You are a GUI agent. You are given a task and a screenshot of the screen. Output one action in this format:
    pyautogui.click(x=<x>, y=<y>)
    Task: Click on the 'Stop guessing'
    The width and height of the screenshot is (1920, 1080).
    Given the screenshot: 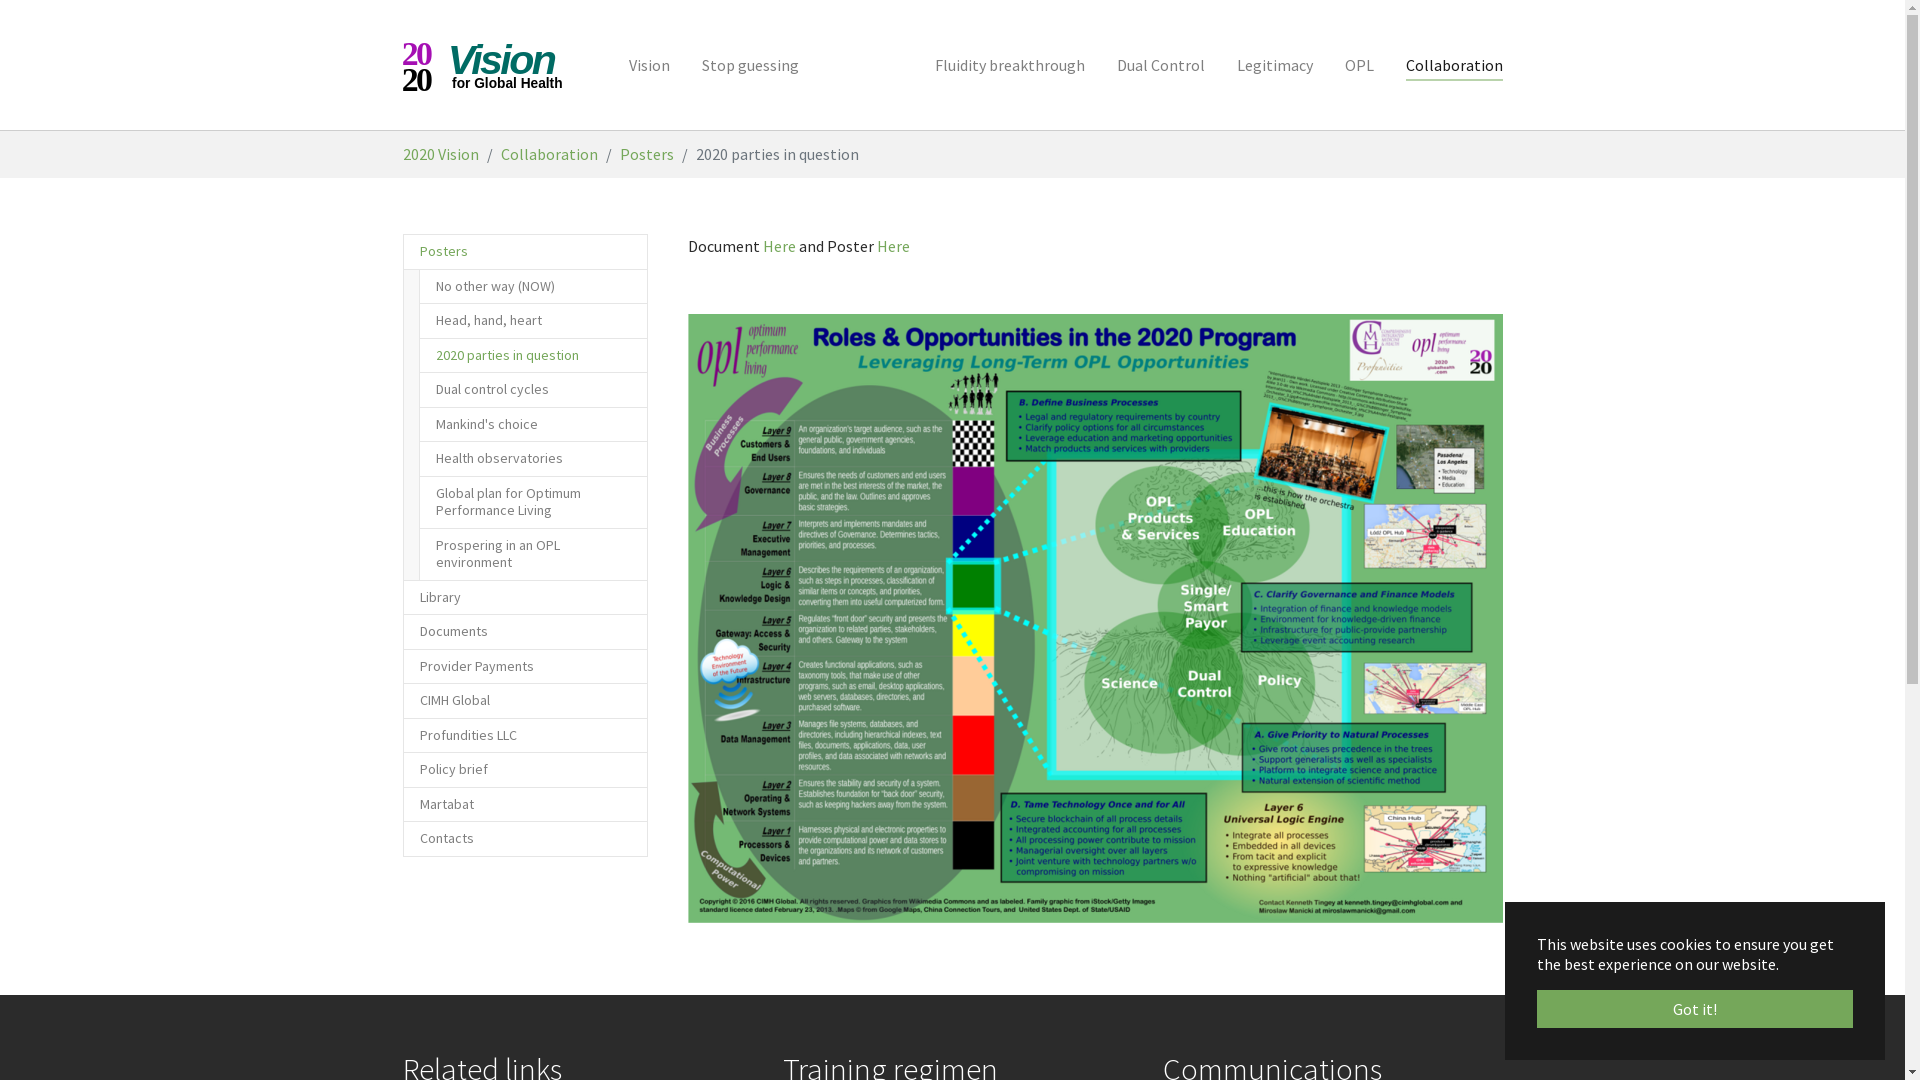 What is the action you would take?
    pyautogui.click(x=749, y=64)
    